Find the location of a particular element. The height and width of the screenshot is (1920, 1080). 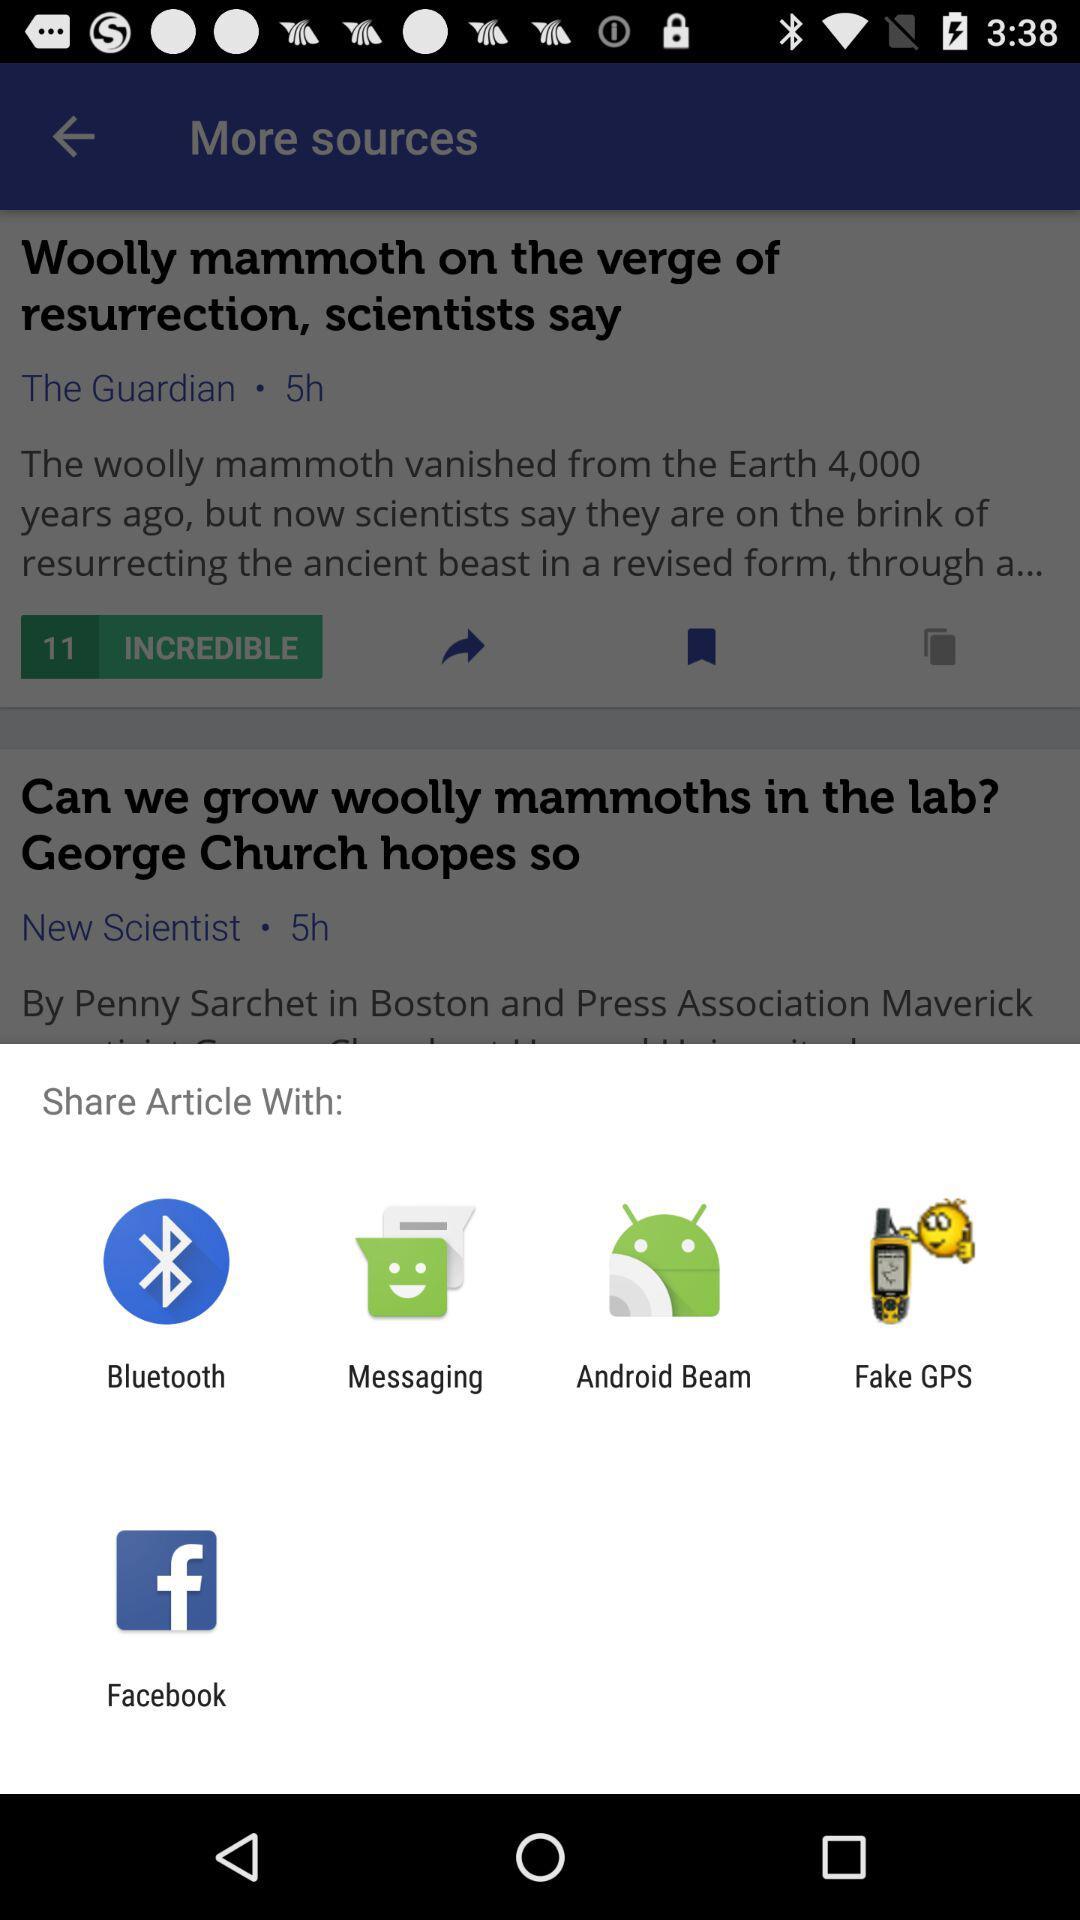

the icon next to the bluetooth is located at coordinates (414, 1392).